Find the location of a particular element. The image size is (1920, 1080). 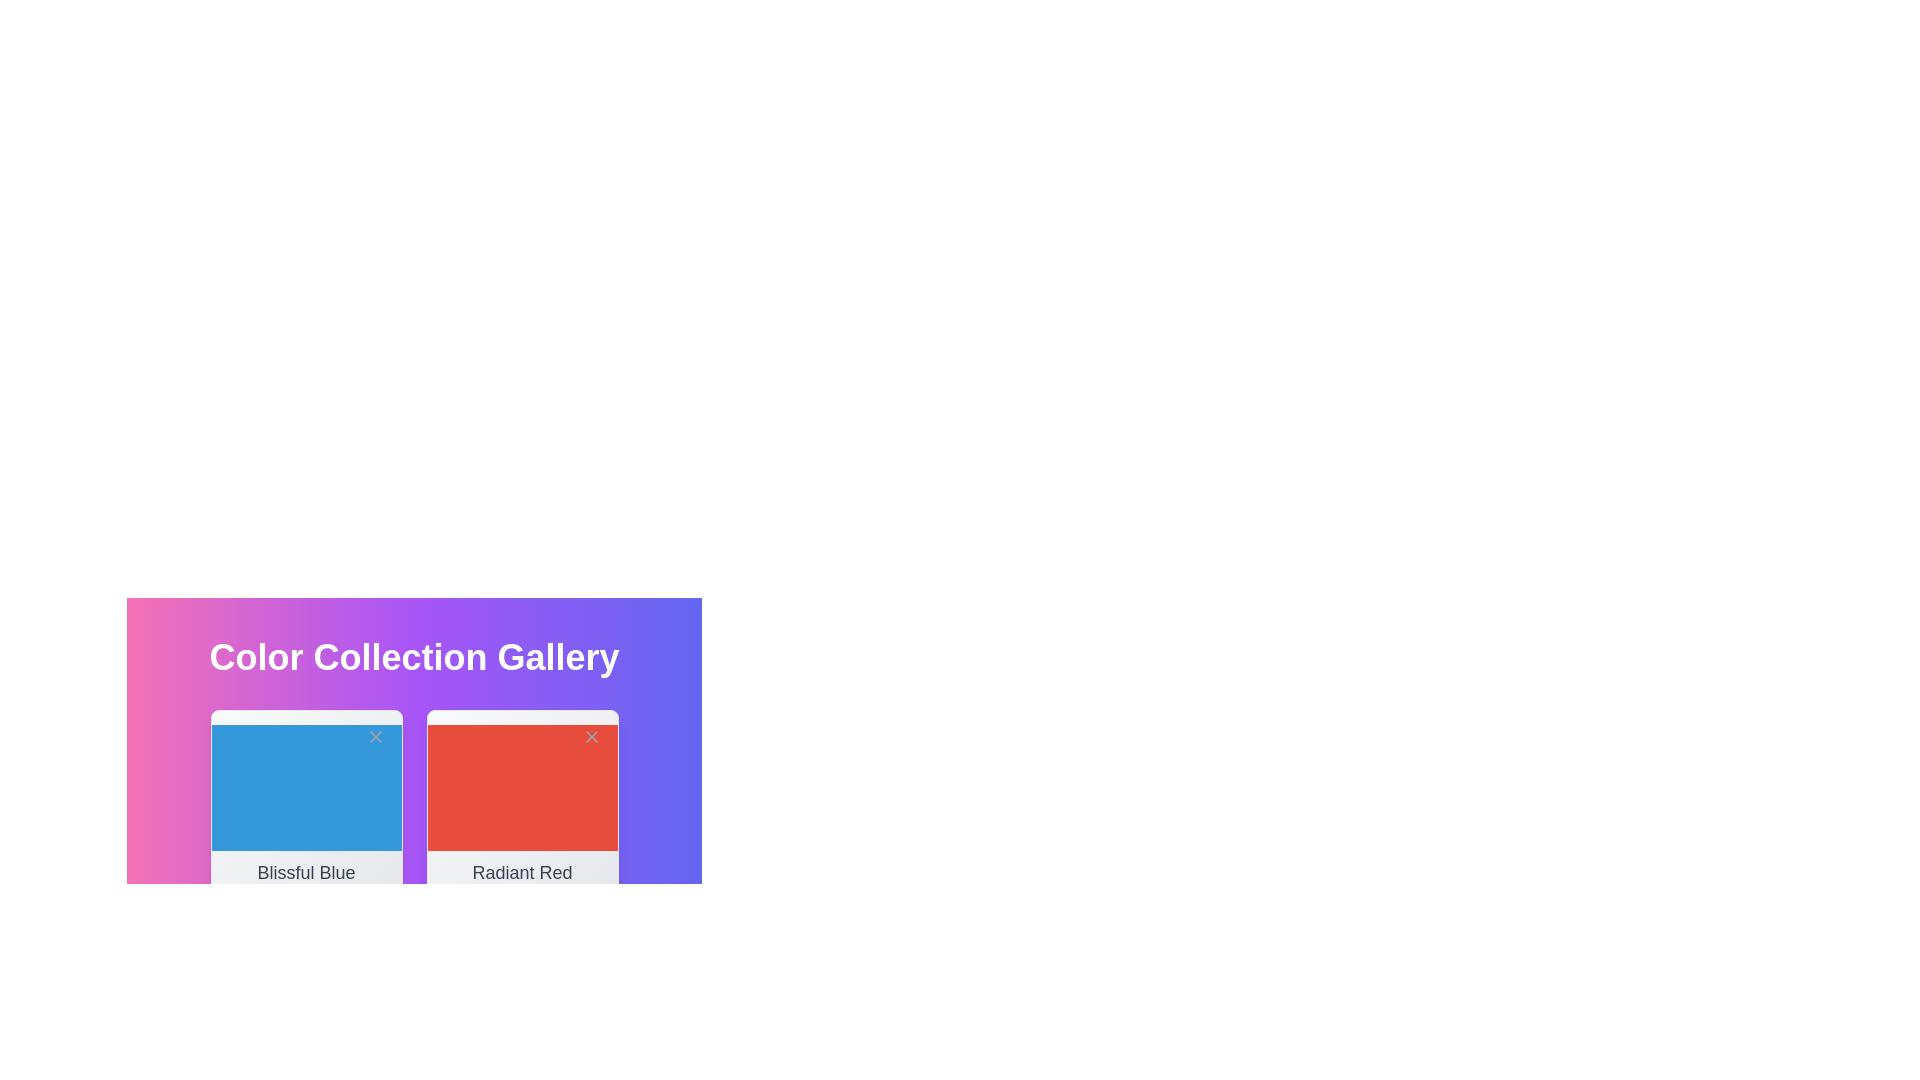

the 'Blissful Blue' card component located at the top left of the collection is located at coordinates (305, 805).